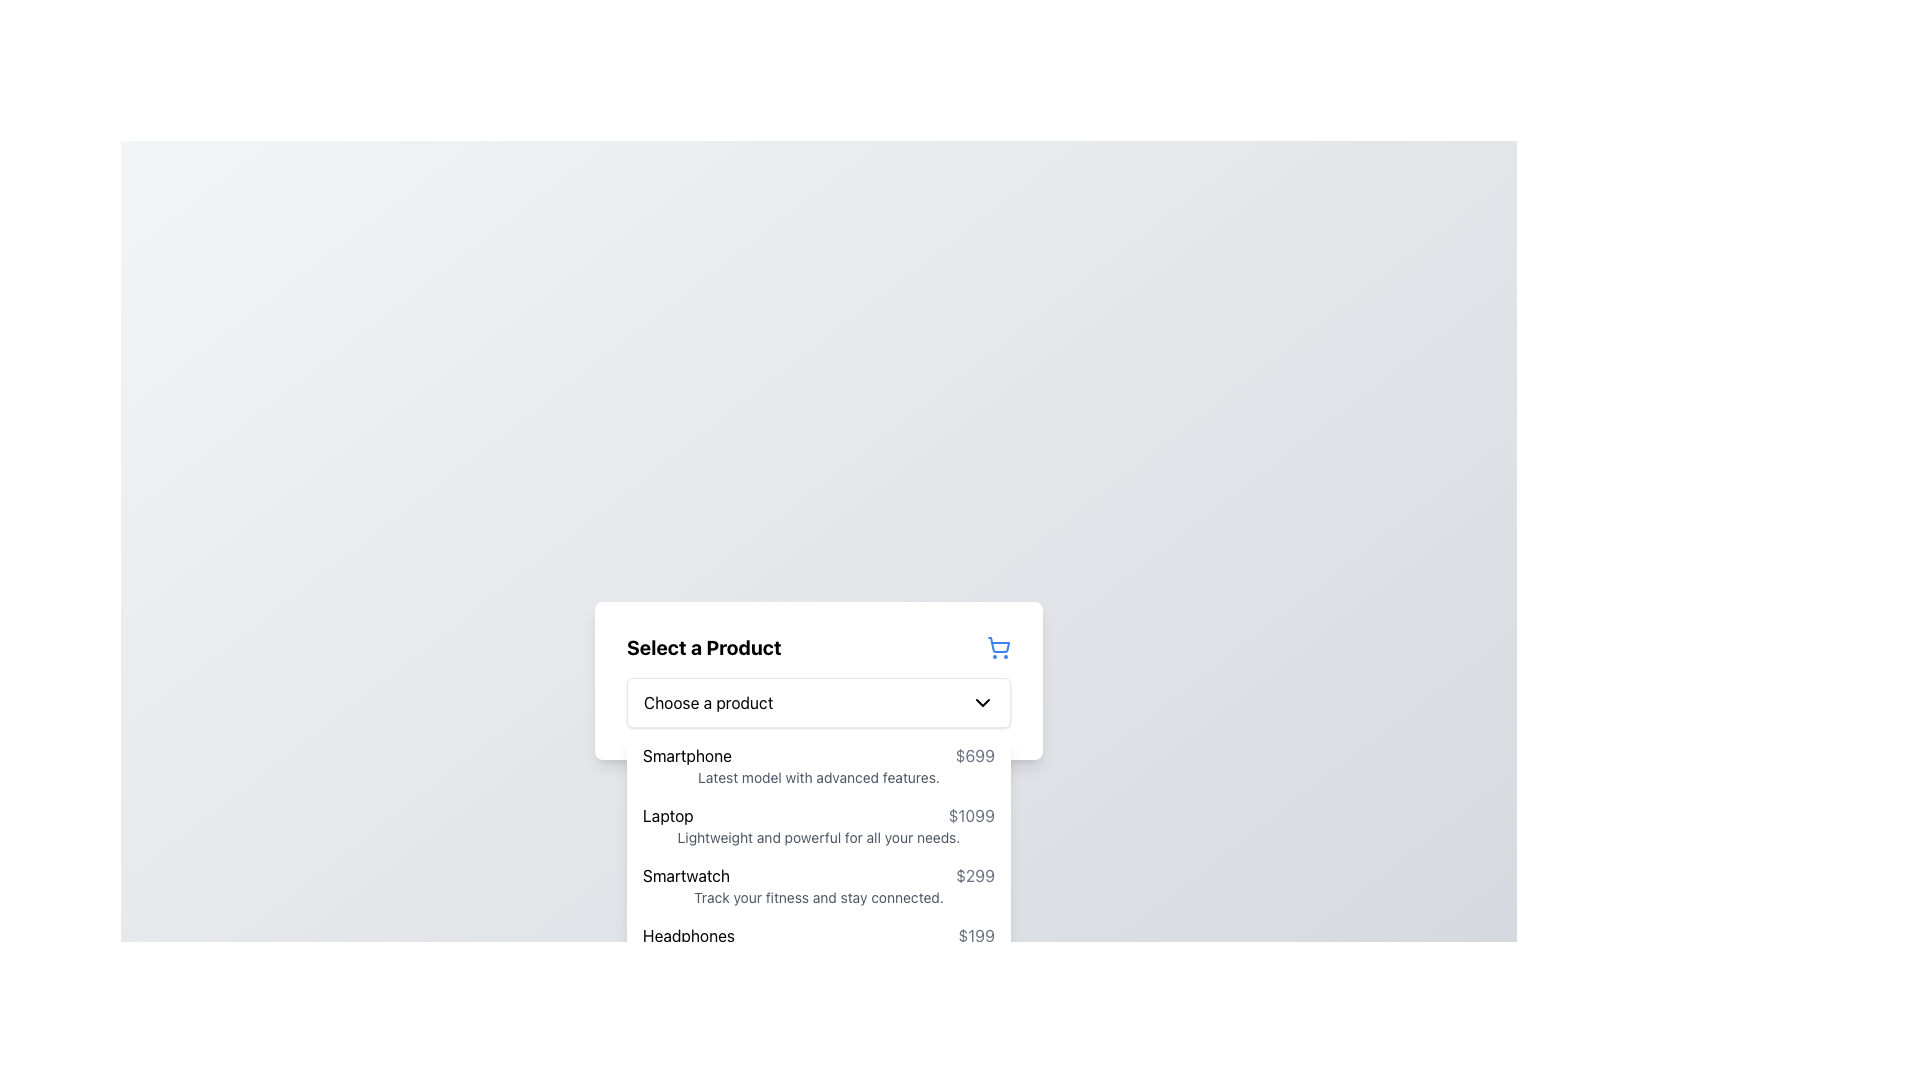  Describe the element at coordinates (686, 874) in the screenshot. I see `the associated product by clicking on the text label 'Smartwatch', which is styled in bold and located near the top of the product list` at that location.